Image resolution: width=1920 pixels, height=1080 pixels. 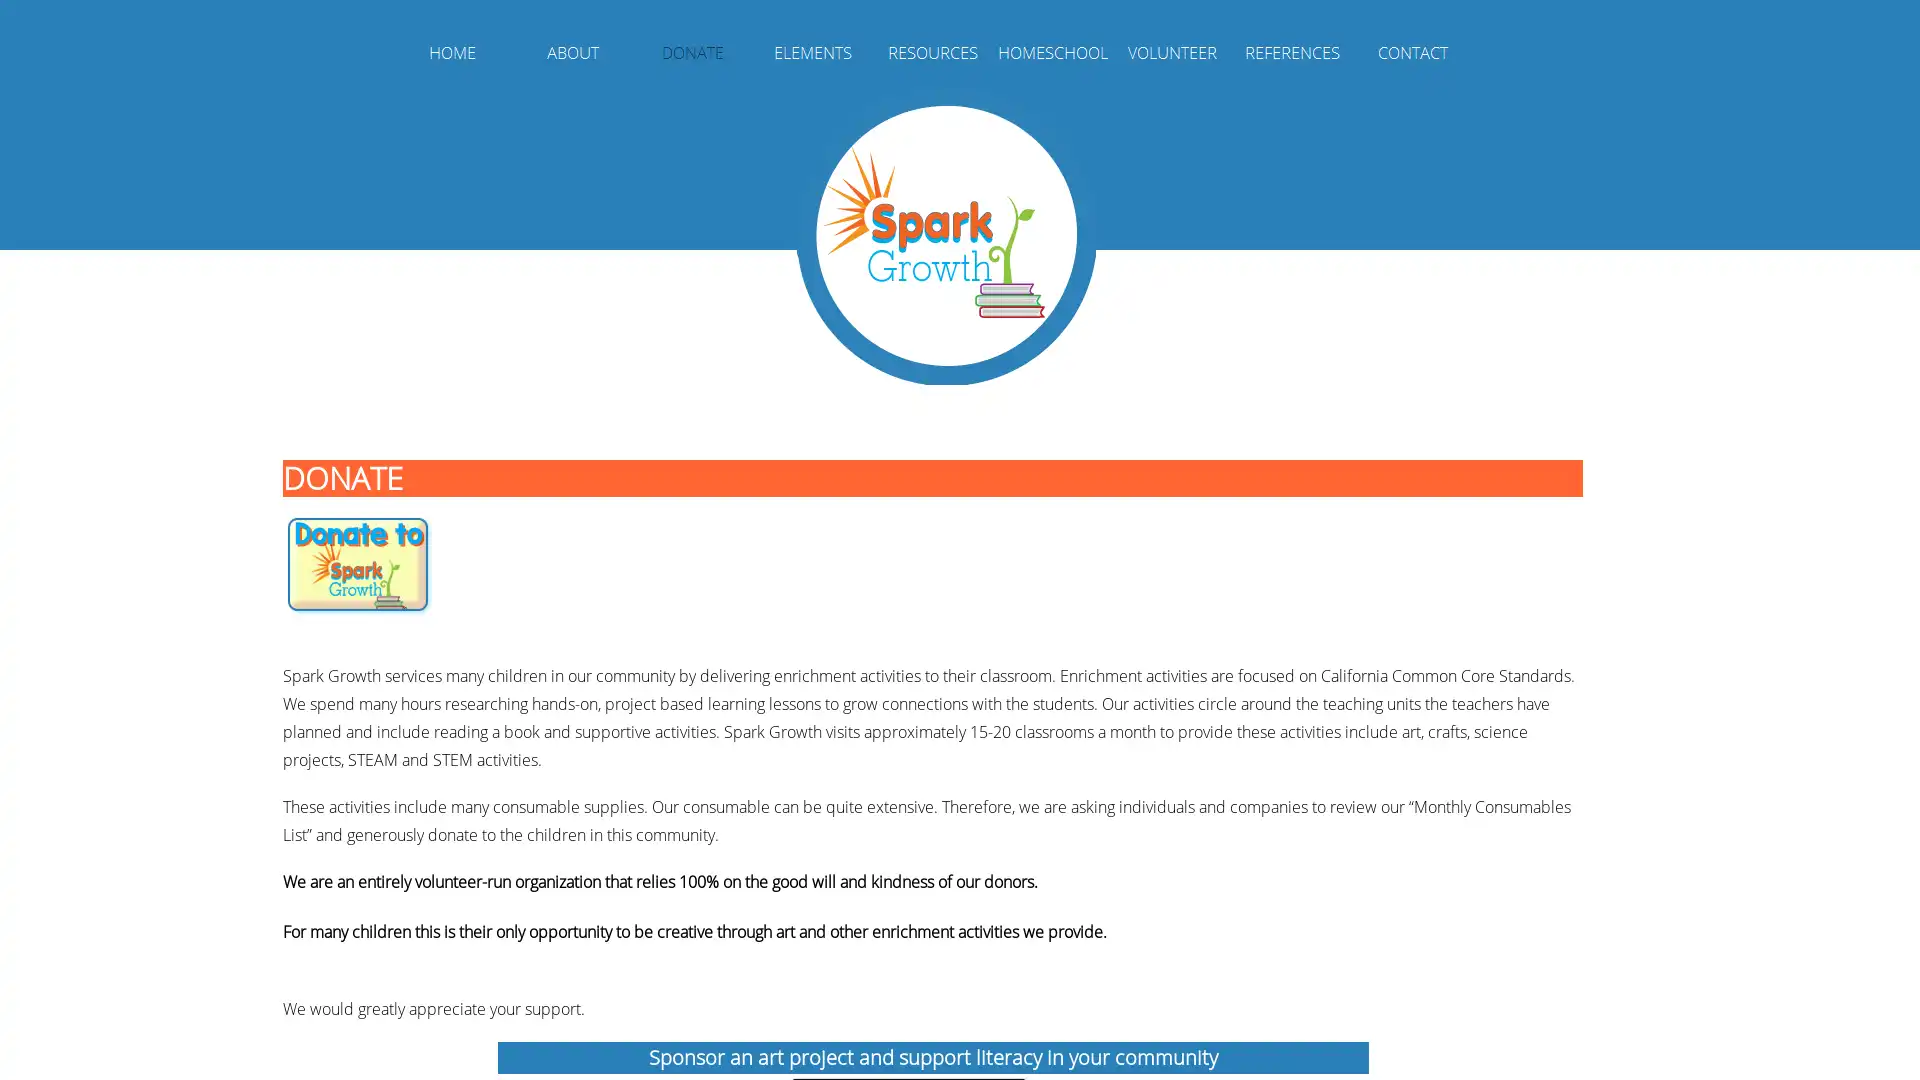 I want to click on Donate with PayPal button, so click(x=358, y=566).